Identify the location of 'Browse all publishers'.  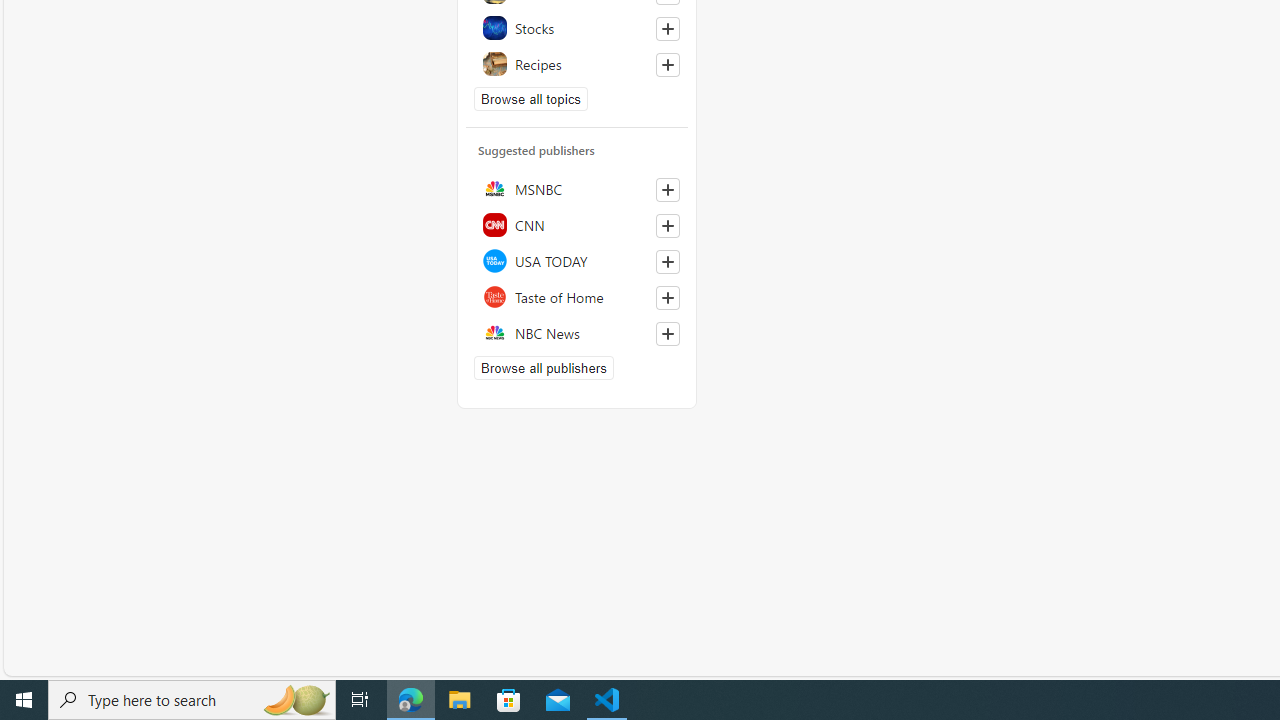
(544, 367).